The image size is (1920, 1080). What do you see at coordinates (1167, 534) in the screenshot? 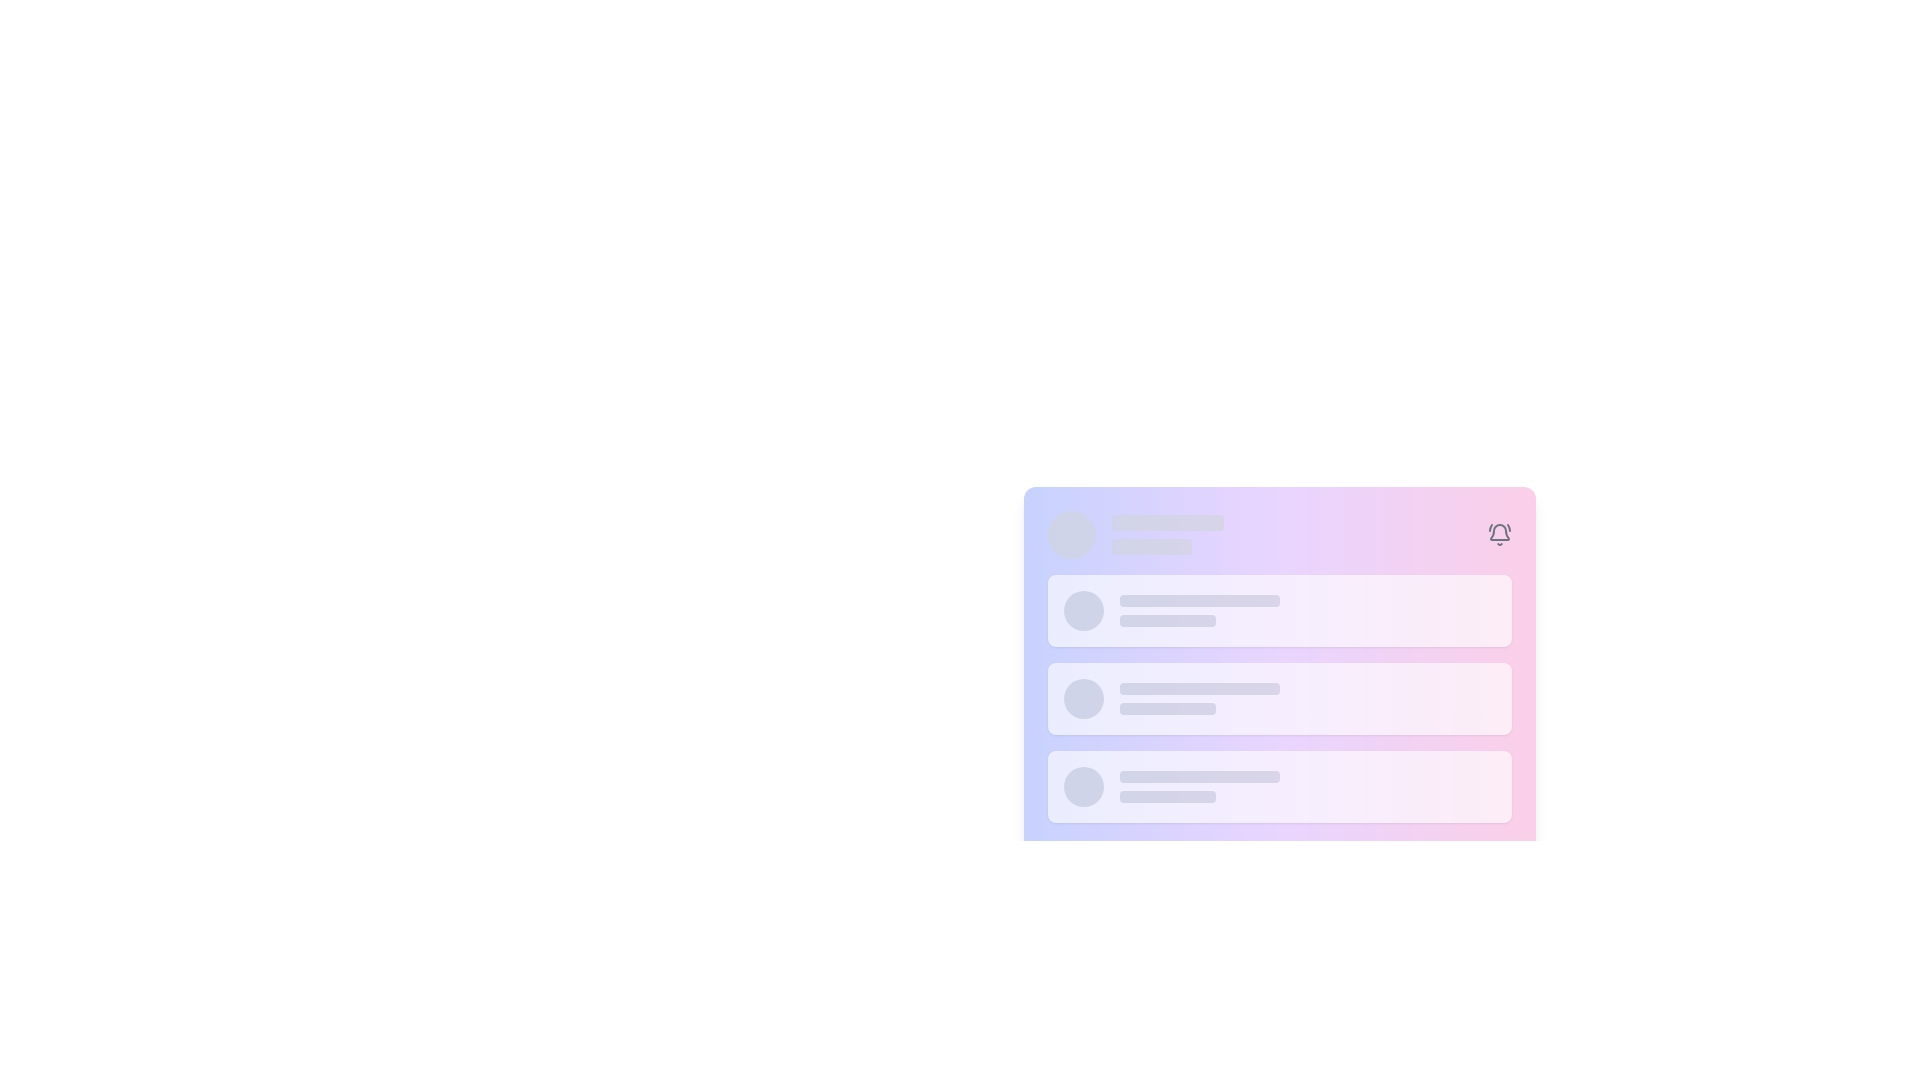
I see `the animation of the Placeholder component located to the immediate right of a circular placeholder icon and above two stacked elements in the top-left quadrant of the interface` at bounding box center [1167, 534].